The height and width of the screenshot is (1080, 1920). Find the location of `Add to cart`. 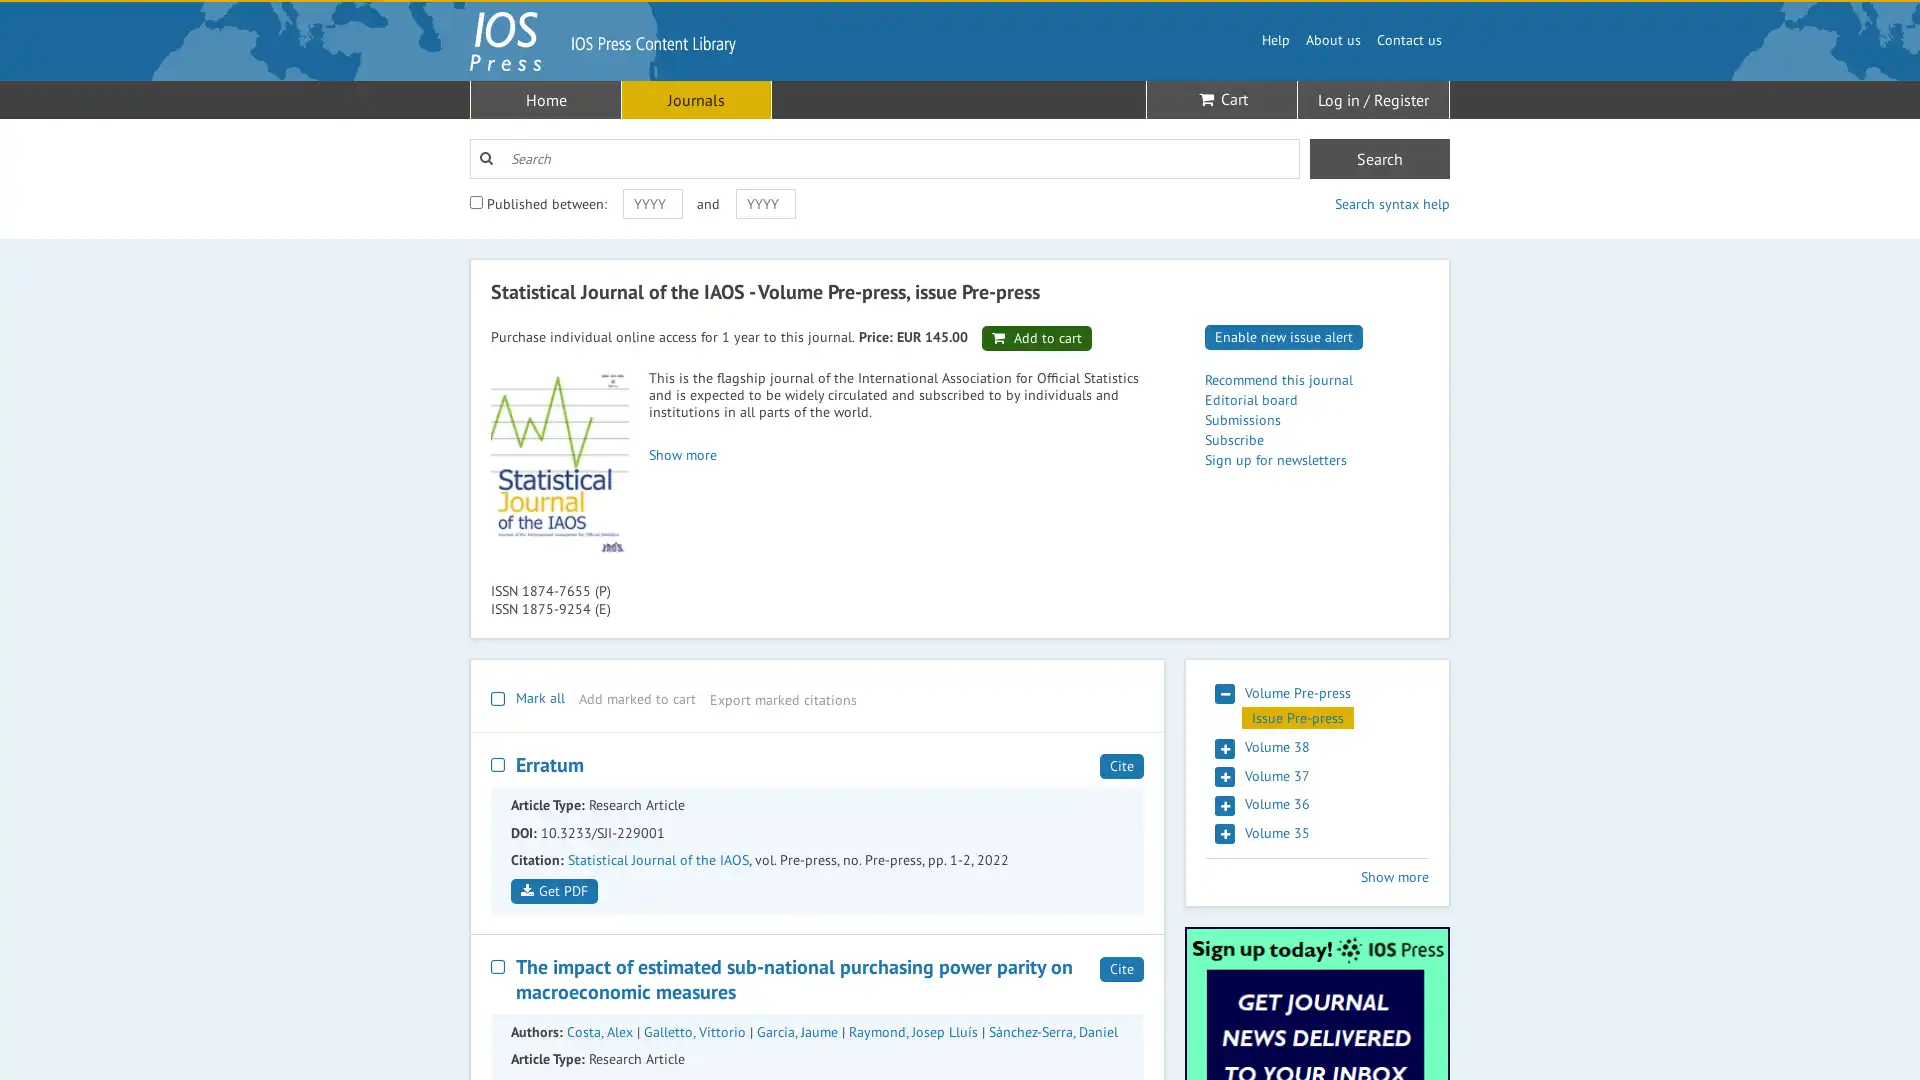

Add to cart is located at coordinates (1036, 336).